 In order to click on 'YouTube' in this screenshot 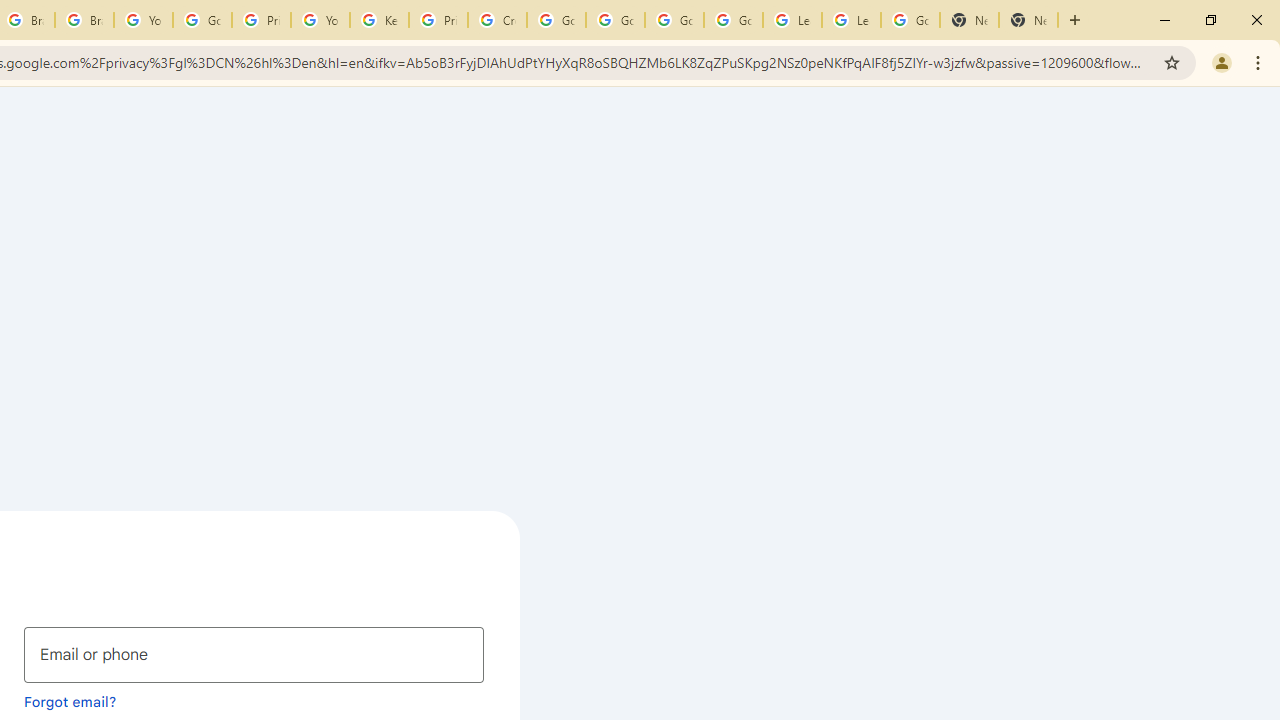, I will do `click(320, 20)`.